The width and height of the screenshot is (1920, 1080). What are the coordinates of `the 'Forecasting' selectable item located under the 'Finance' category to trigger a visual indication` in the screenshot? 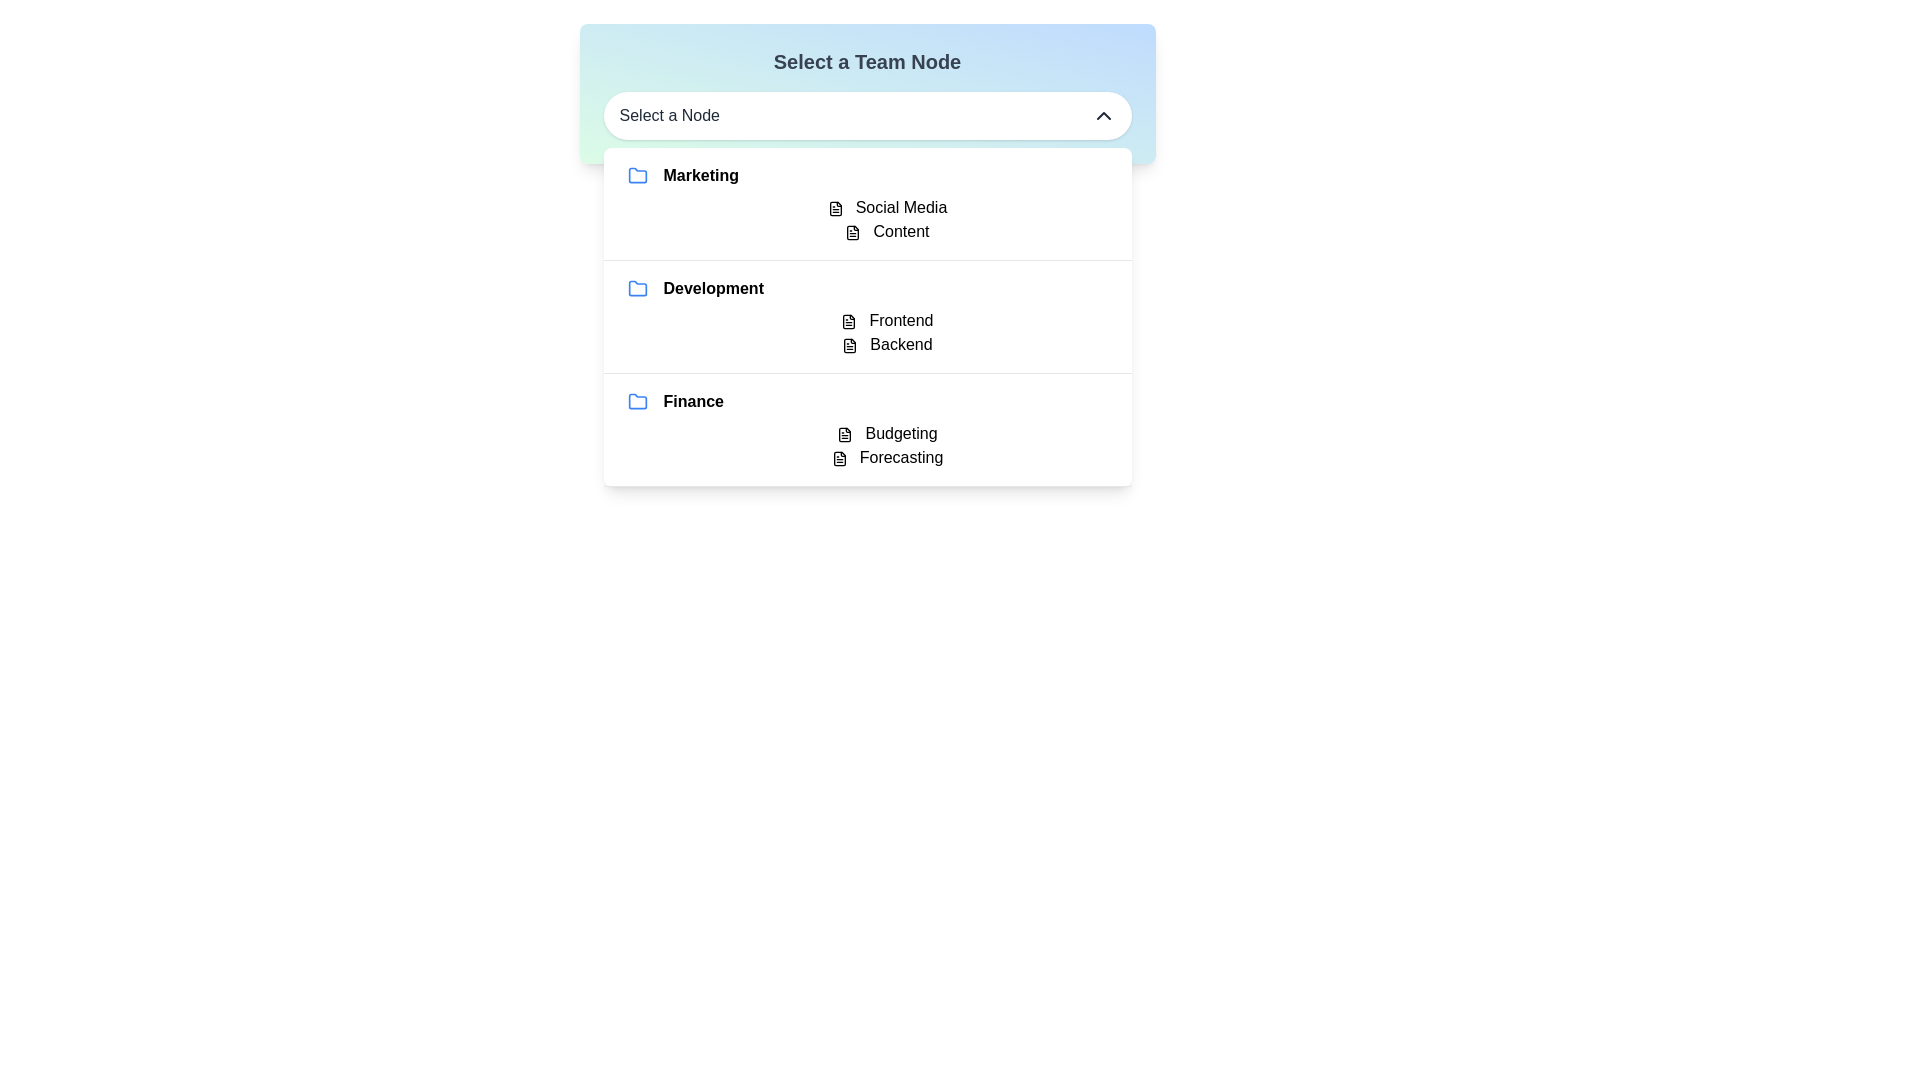 It's located at (886, 458).